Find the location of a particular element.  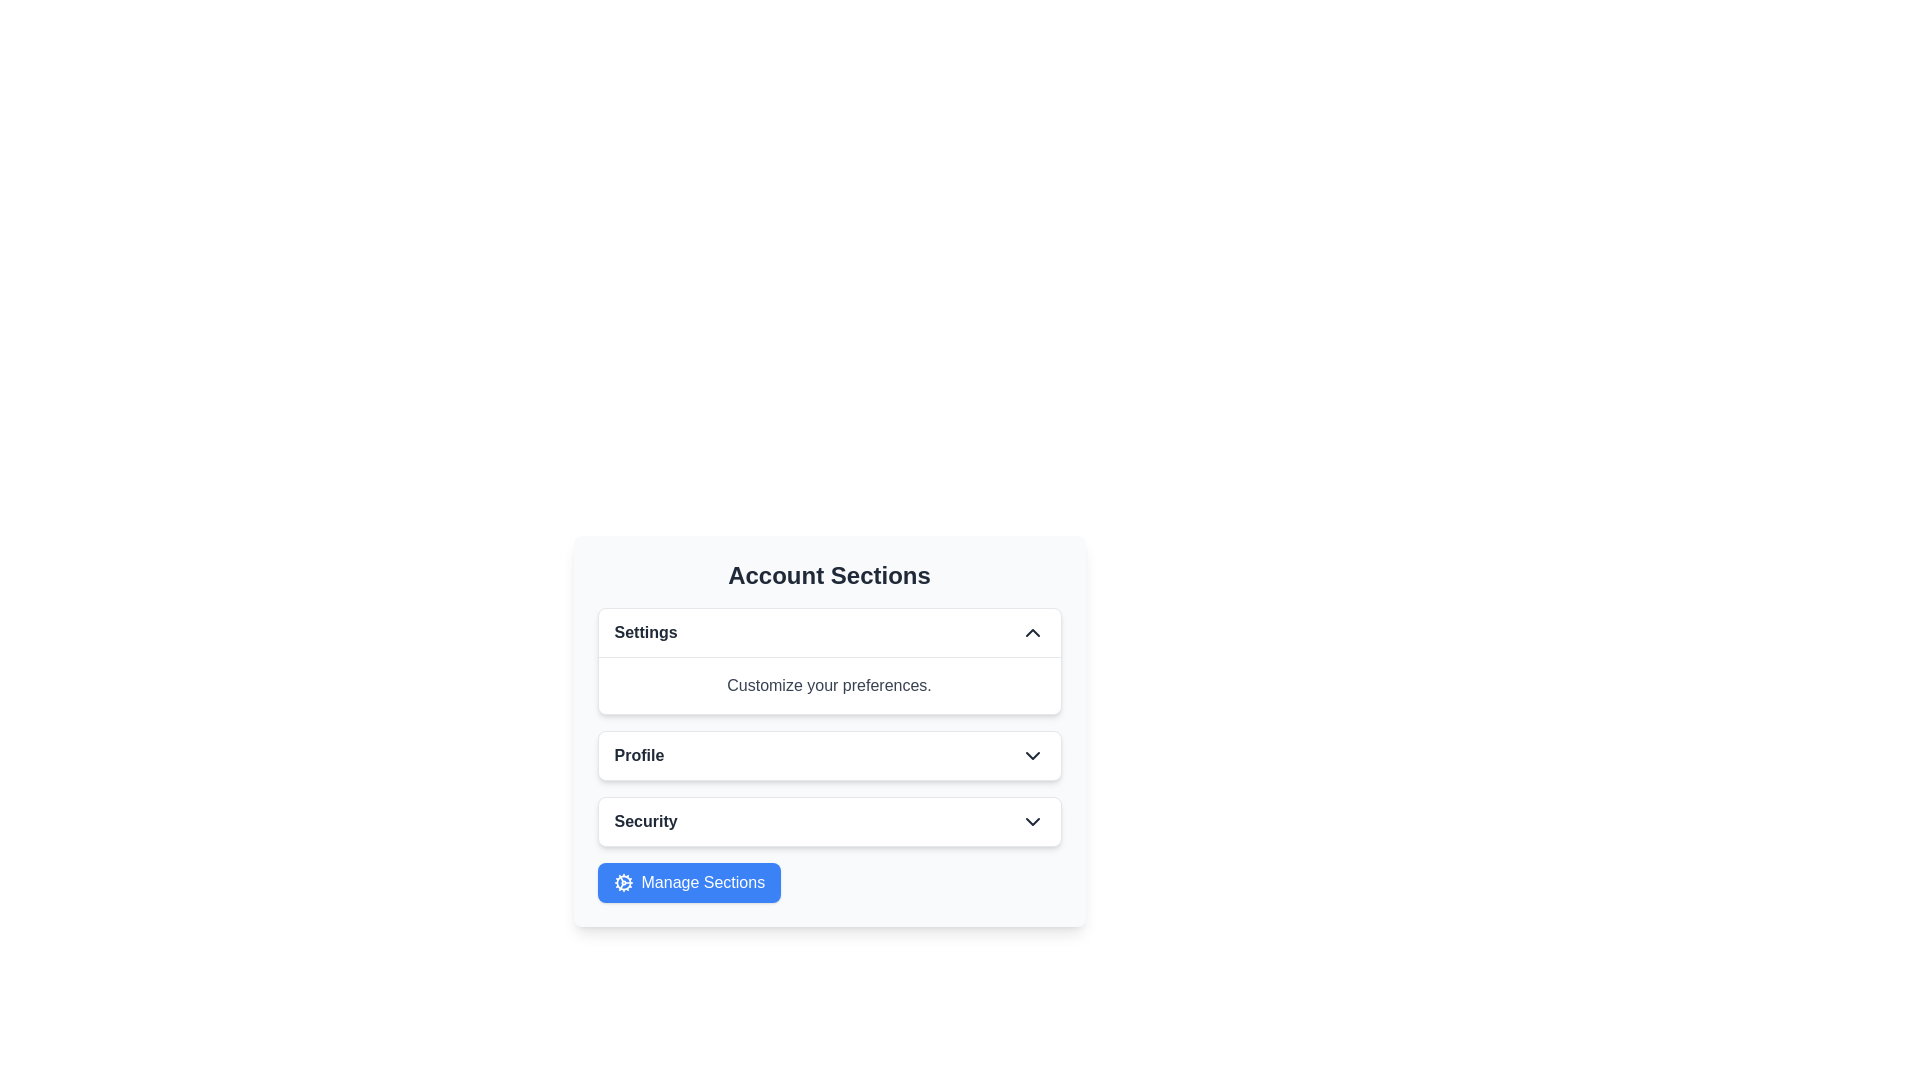

the collapsible section header for the 'Settings' menu located in the 'Account Sections' panel, enabling keyboard navigation is located at coordinates (829, 632).